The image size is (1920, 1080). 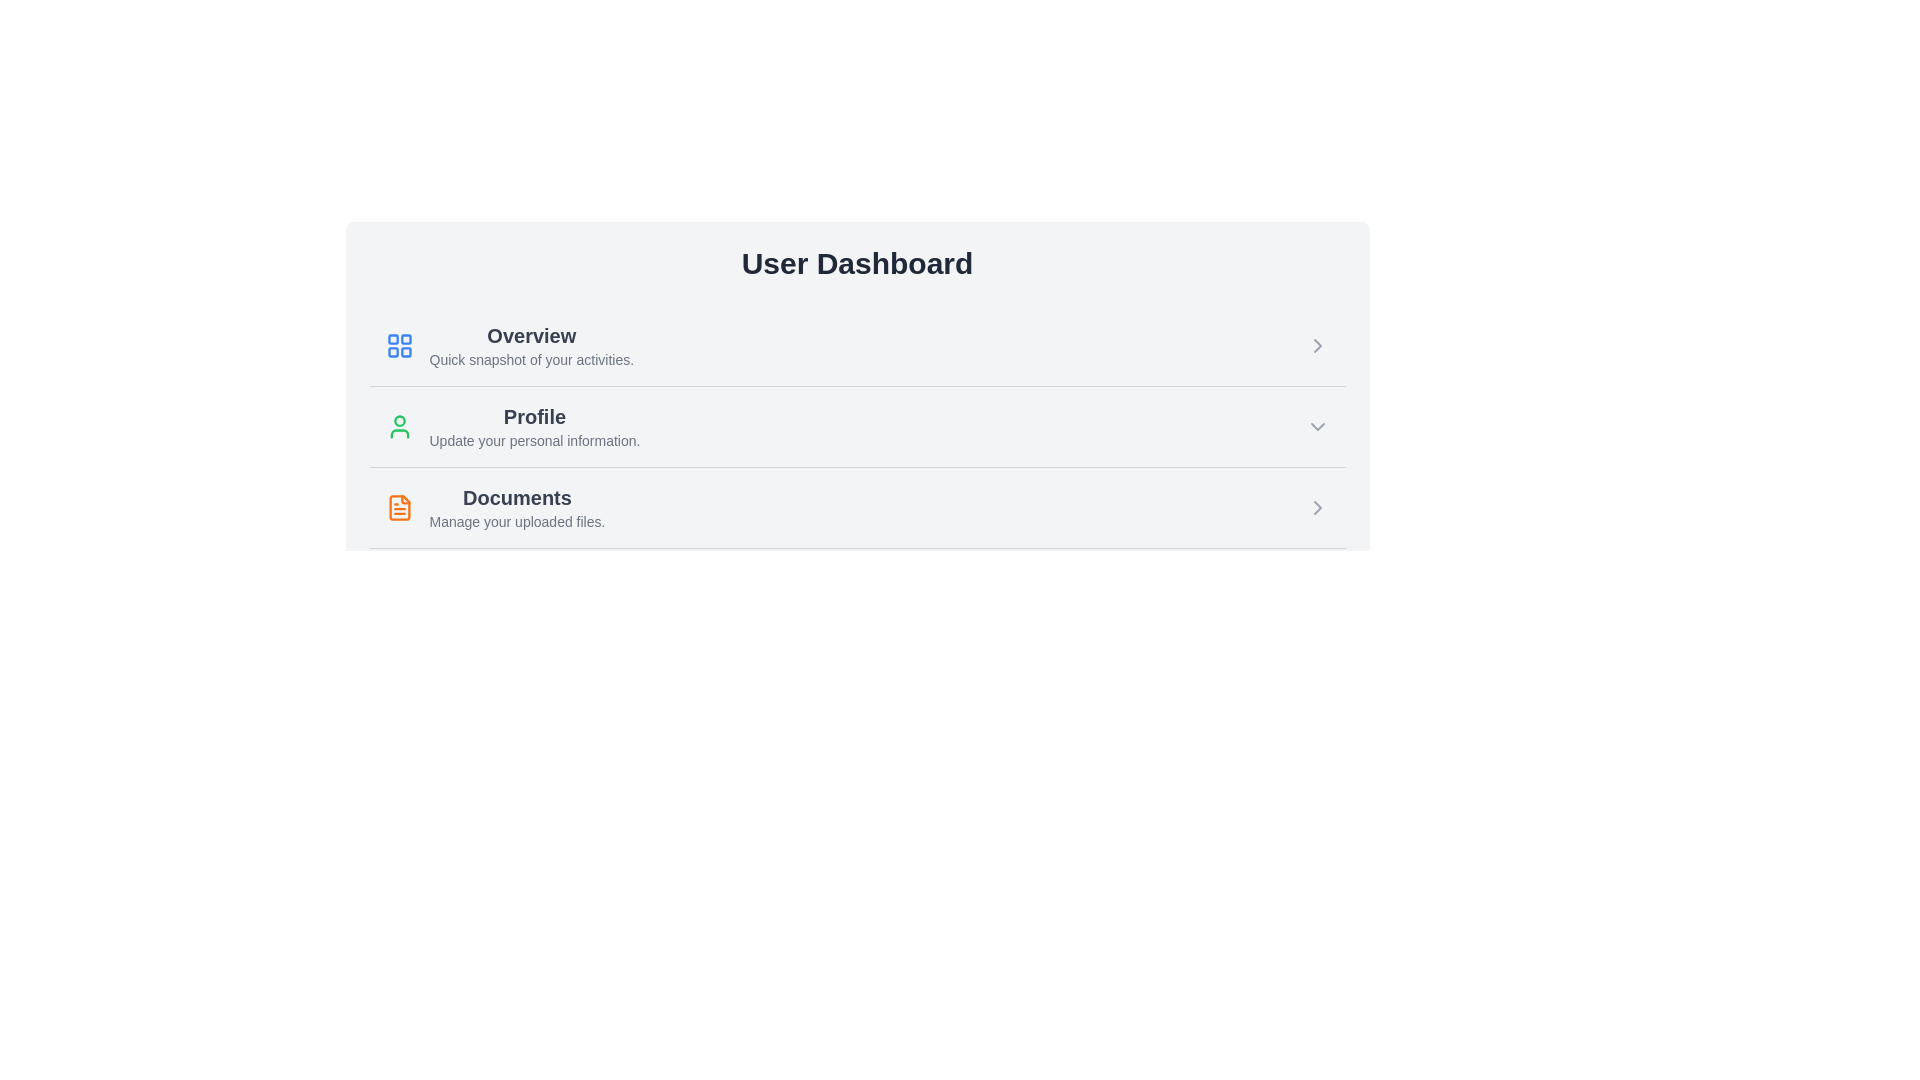 I want to click on the descriptive label for the 'Profile' section, which informs users about updating their personal information, located directly below the 'Profile' title, so click(x=534, y=439).